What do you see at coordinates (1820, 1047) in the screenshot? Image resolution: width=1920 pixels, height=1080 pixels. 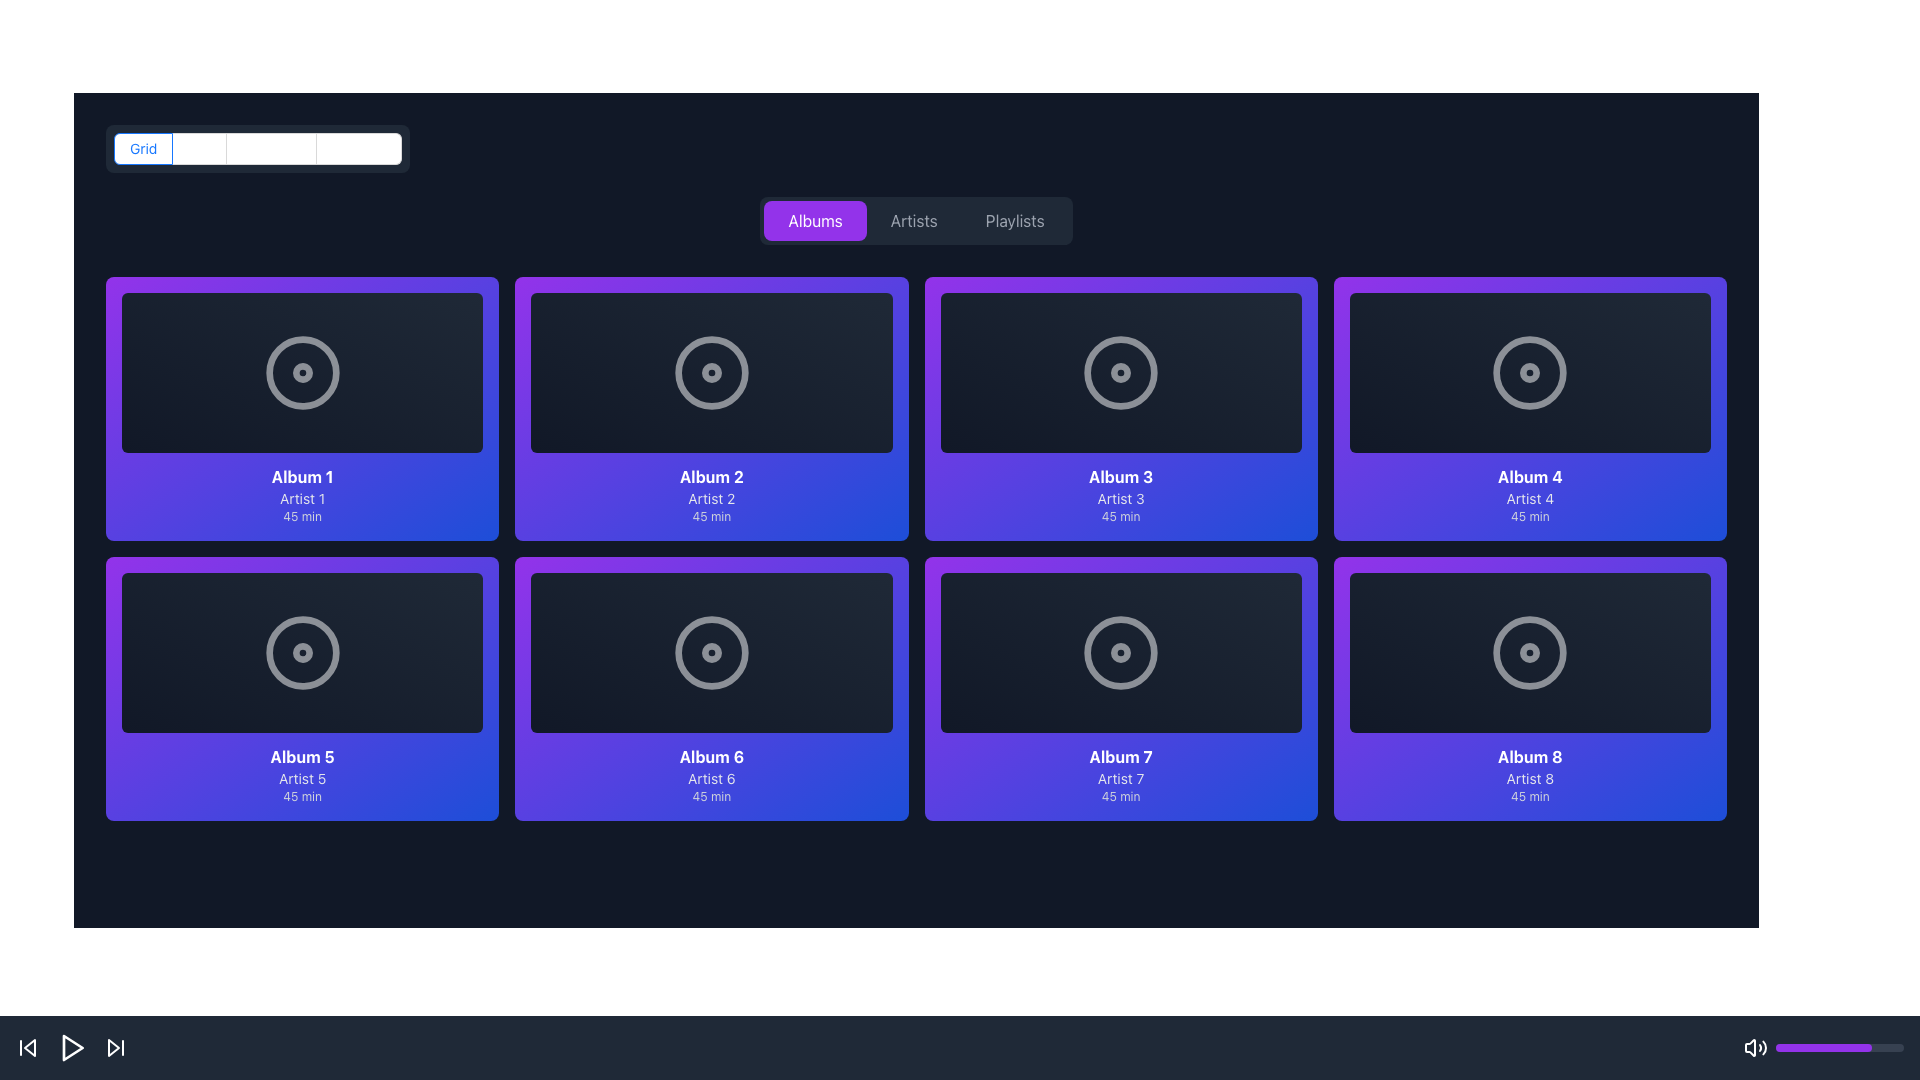 I see `the slider value` at bounding box center [1820, 1047].